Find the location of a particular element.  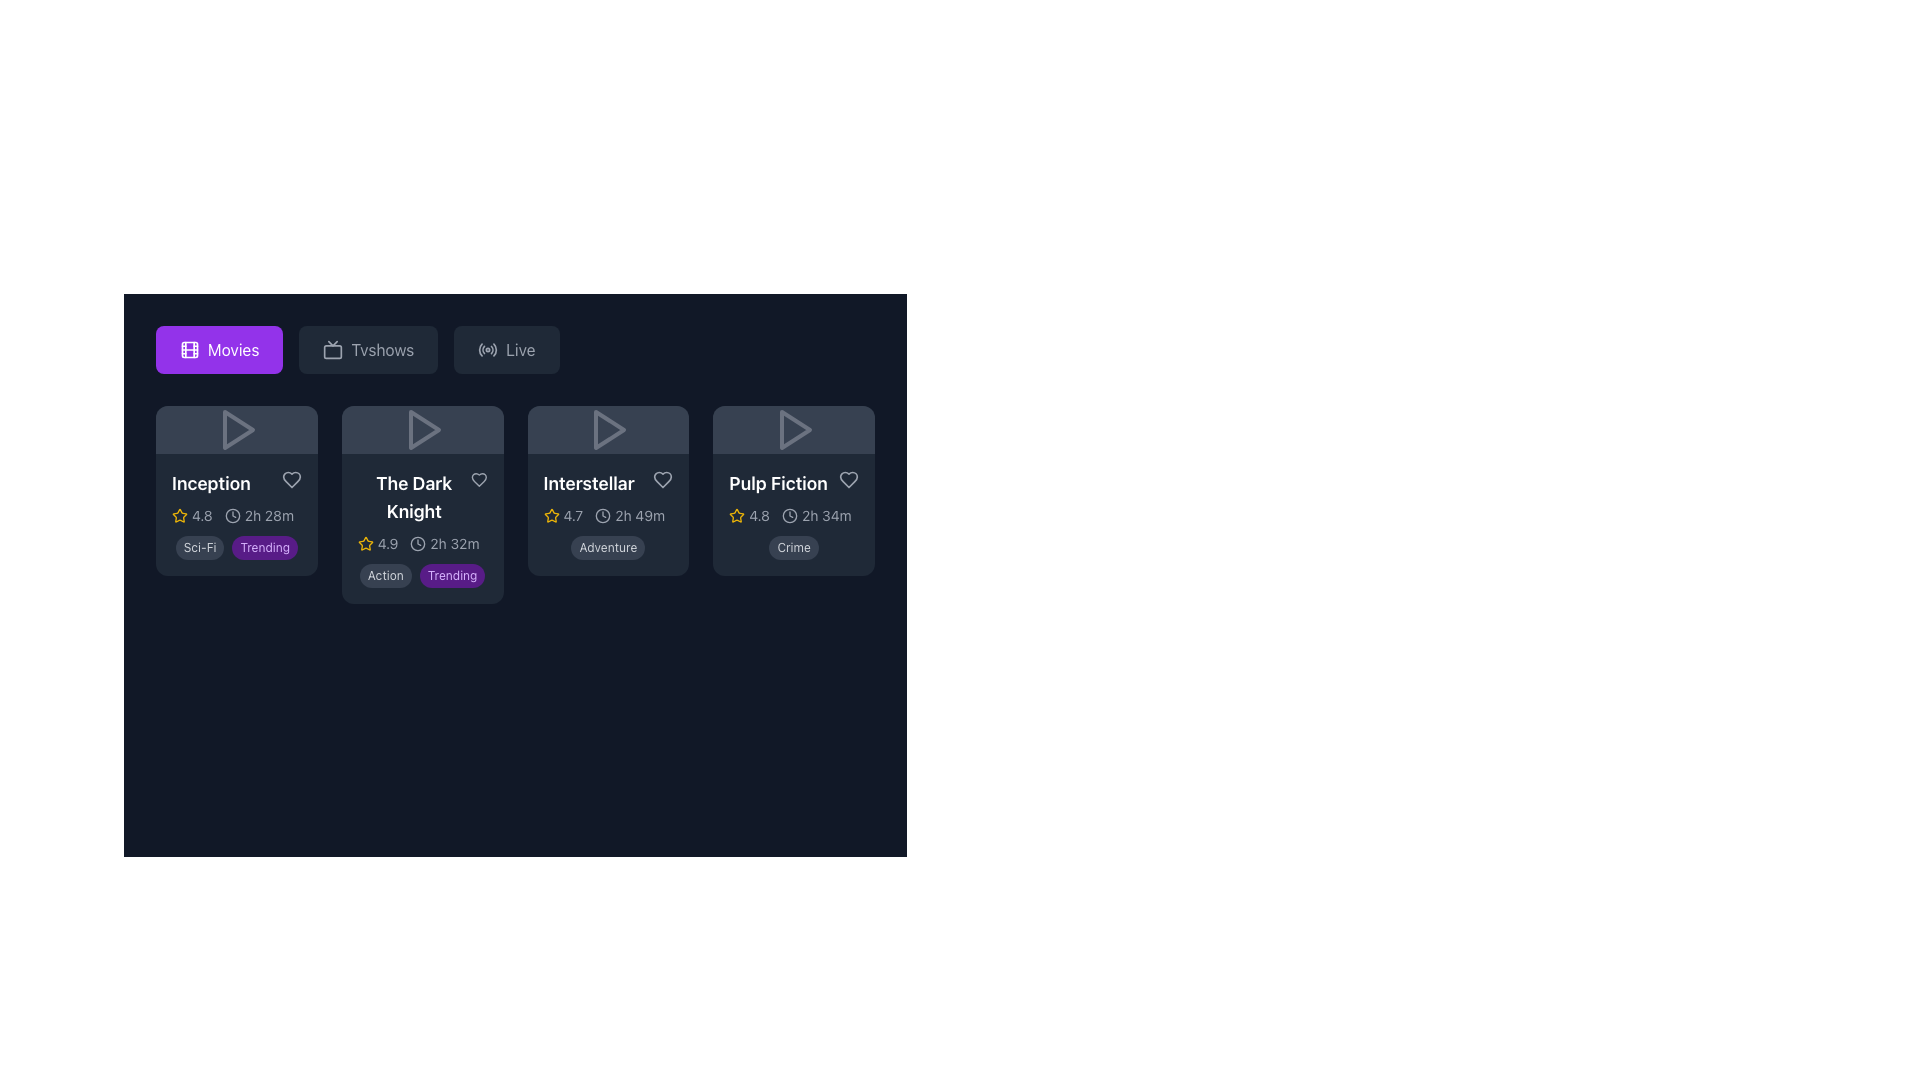

the 'Tvshows' navigation label is located at coordinates (382, 349).